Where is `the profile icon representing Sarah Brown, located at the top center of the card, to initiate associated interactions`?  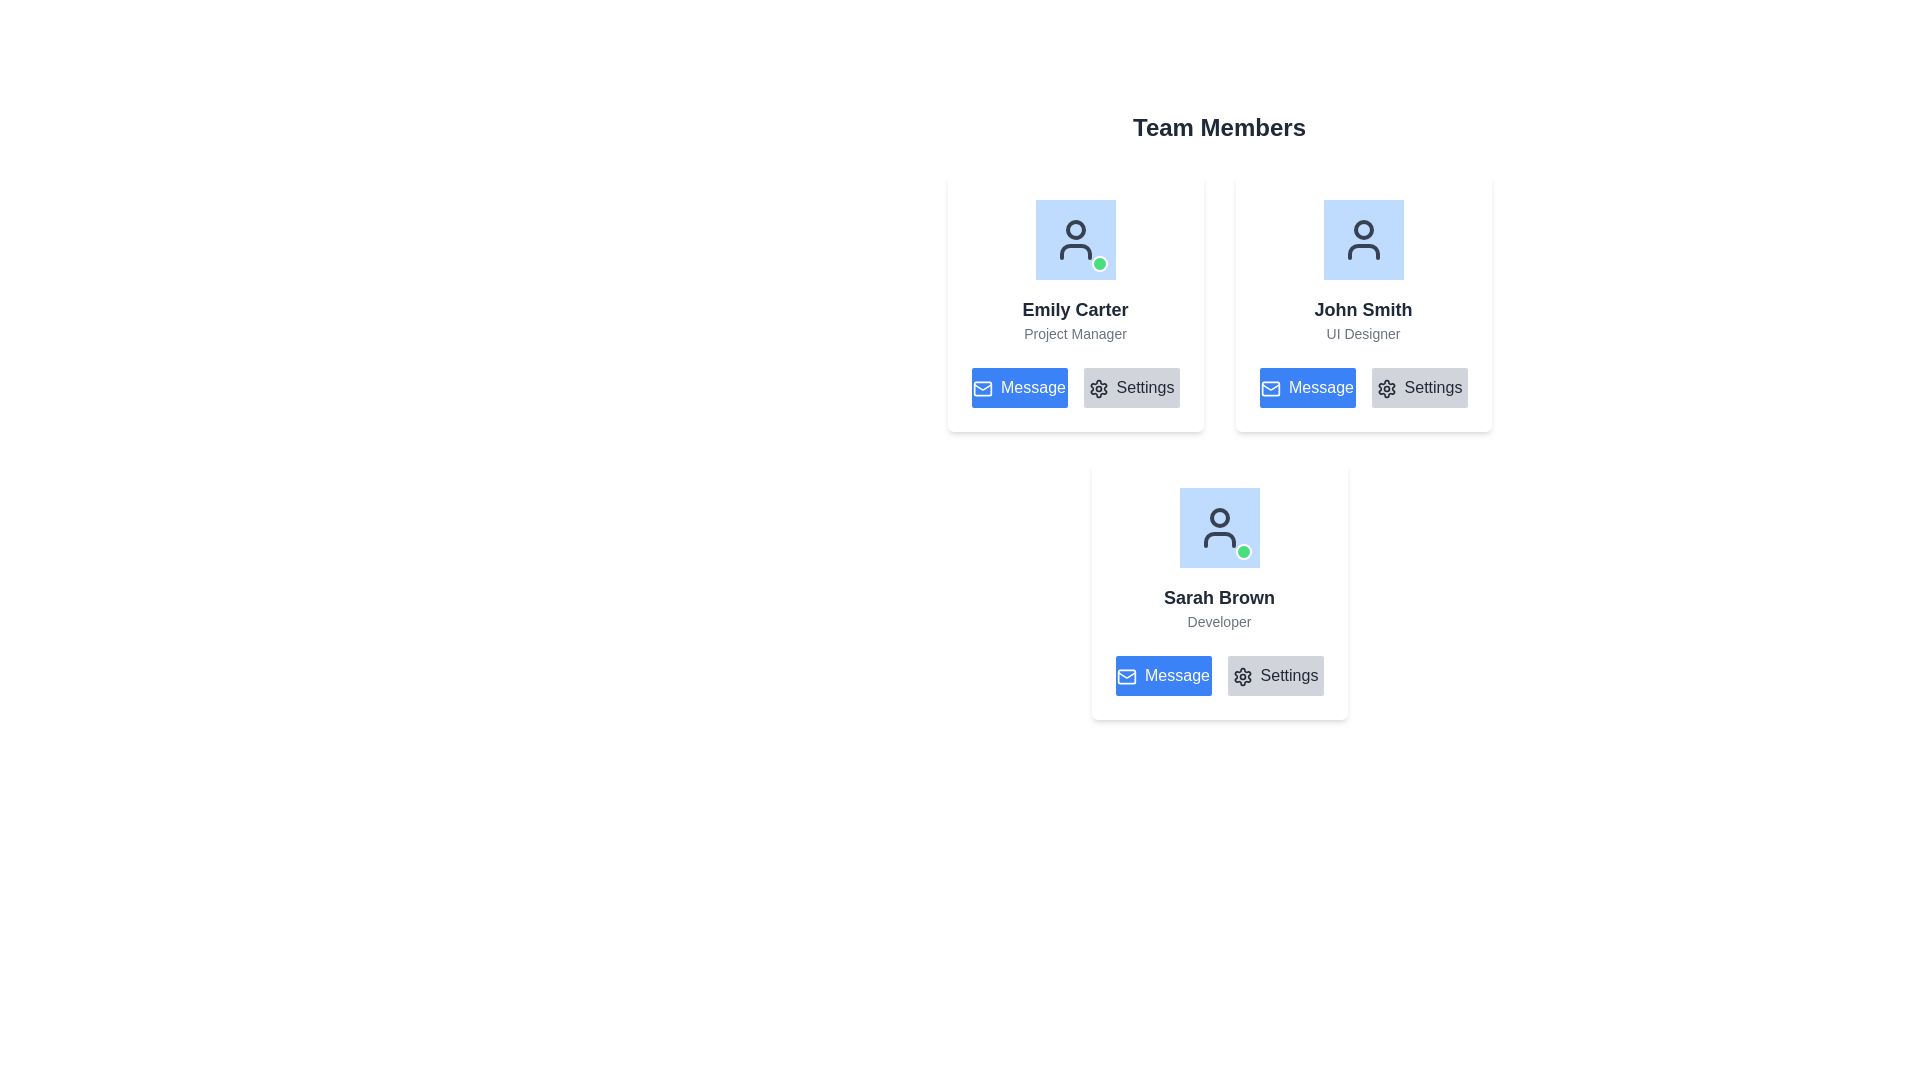 the profile icon representing Sarah Brown, located at the top center of the card, to initiate associated interactions is located at coordinates (1218, 527).